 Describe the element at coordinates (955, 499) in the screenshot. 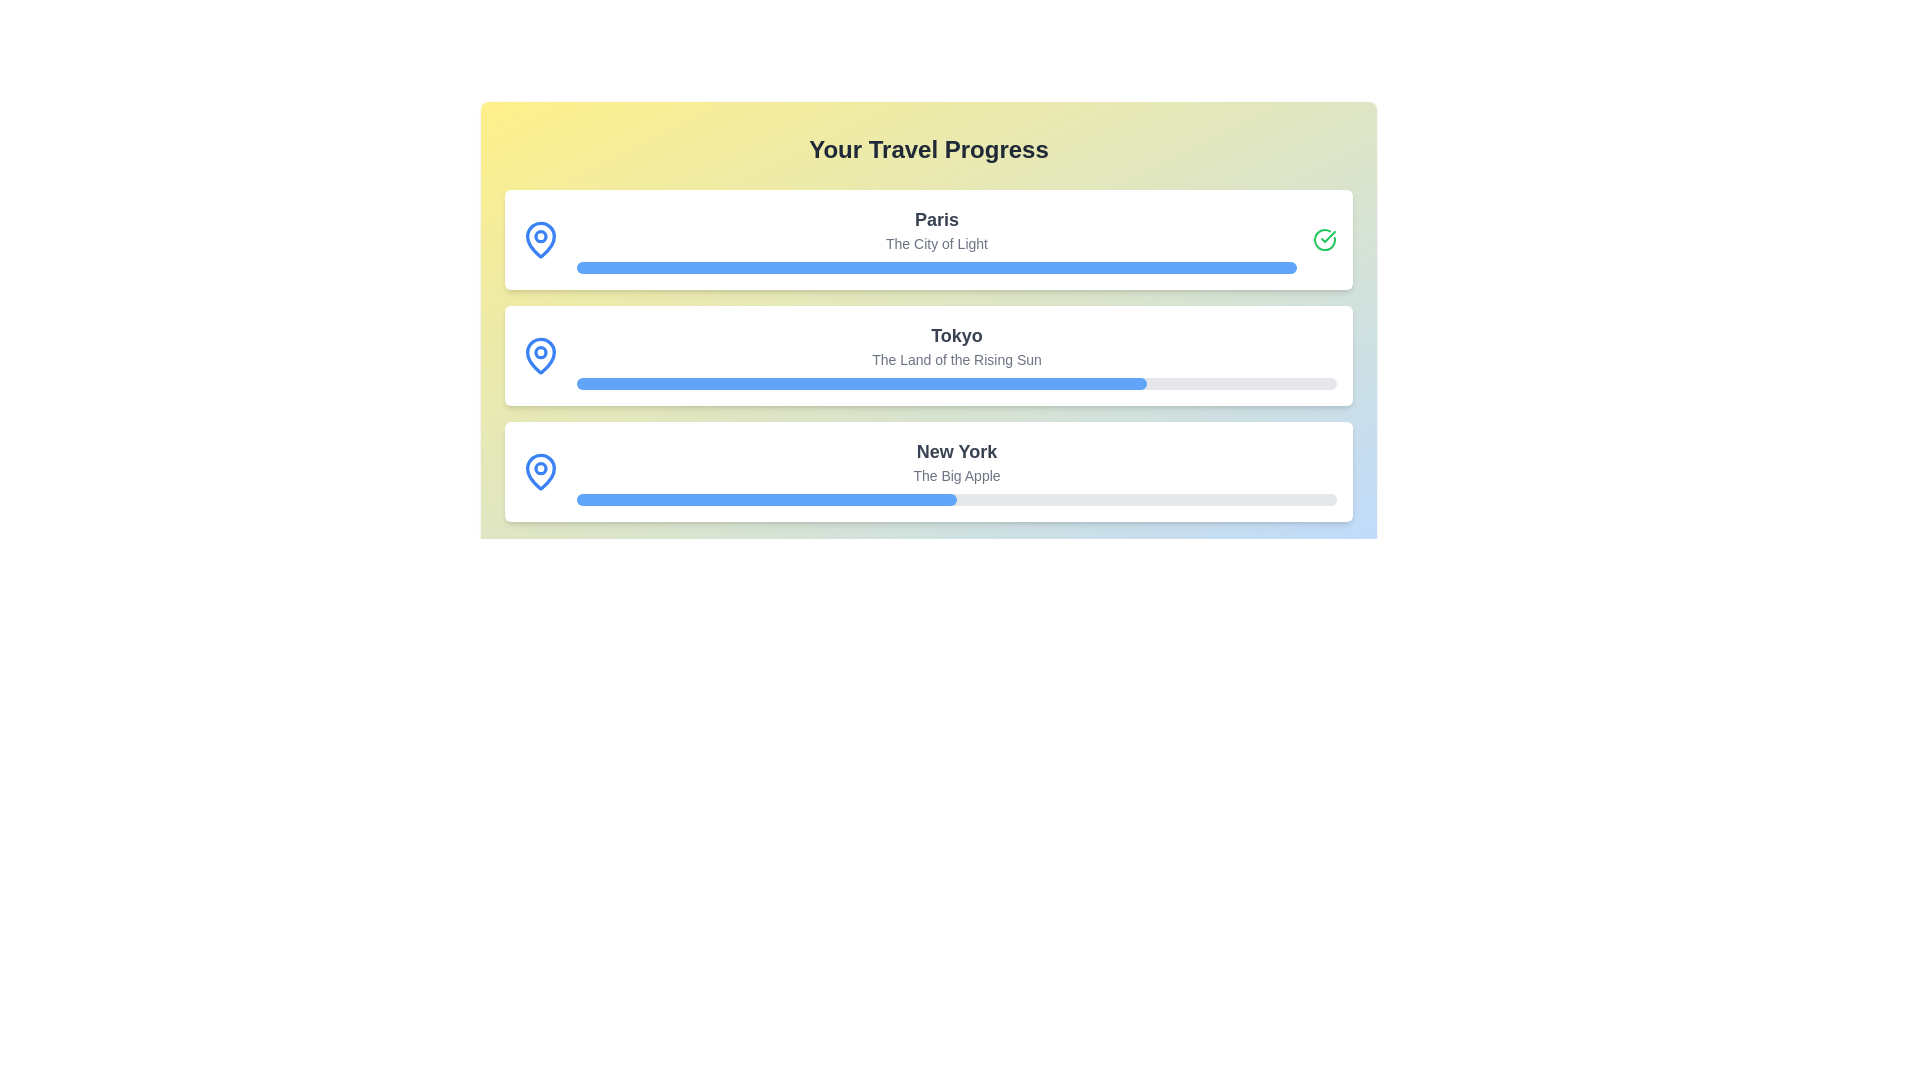

I see `the progress bar located below the text 'New York' and 'The Big Apple', which visually displays the completion status with a blue section indicating progress` at that location.